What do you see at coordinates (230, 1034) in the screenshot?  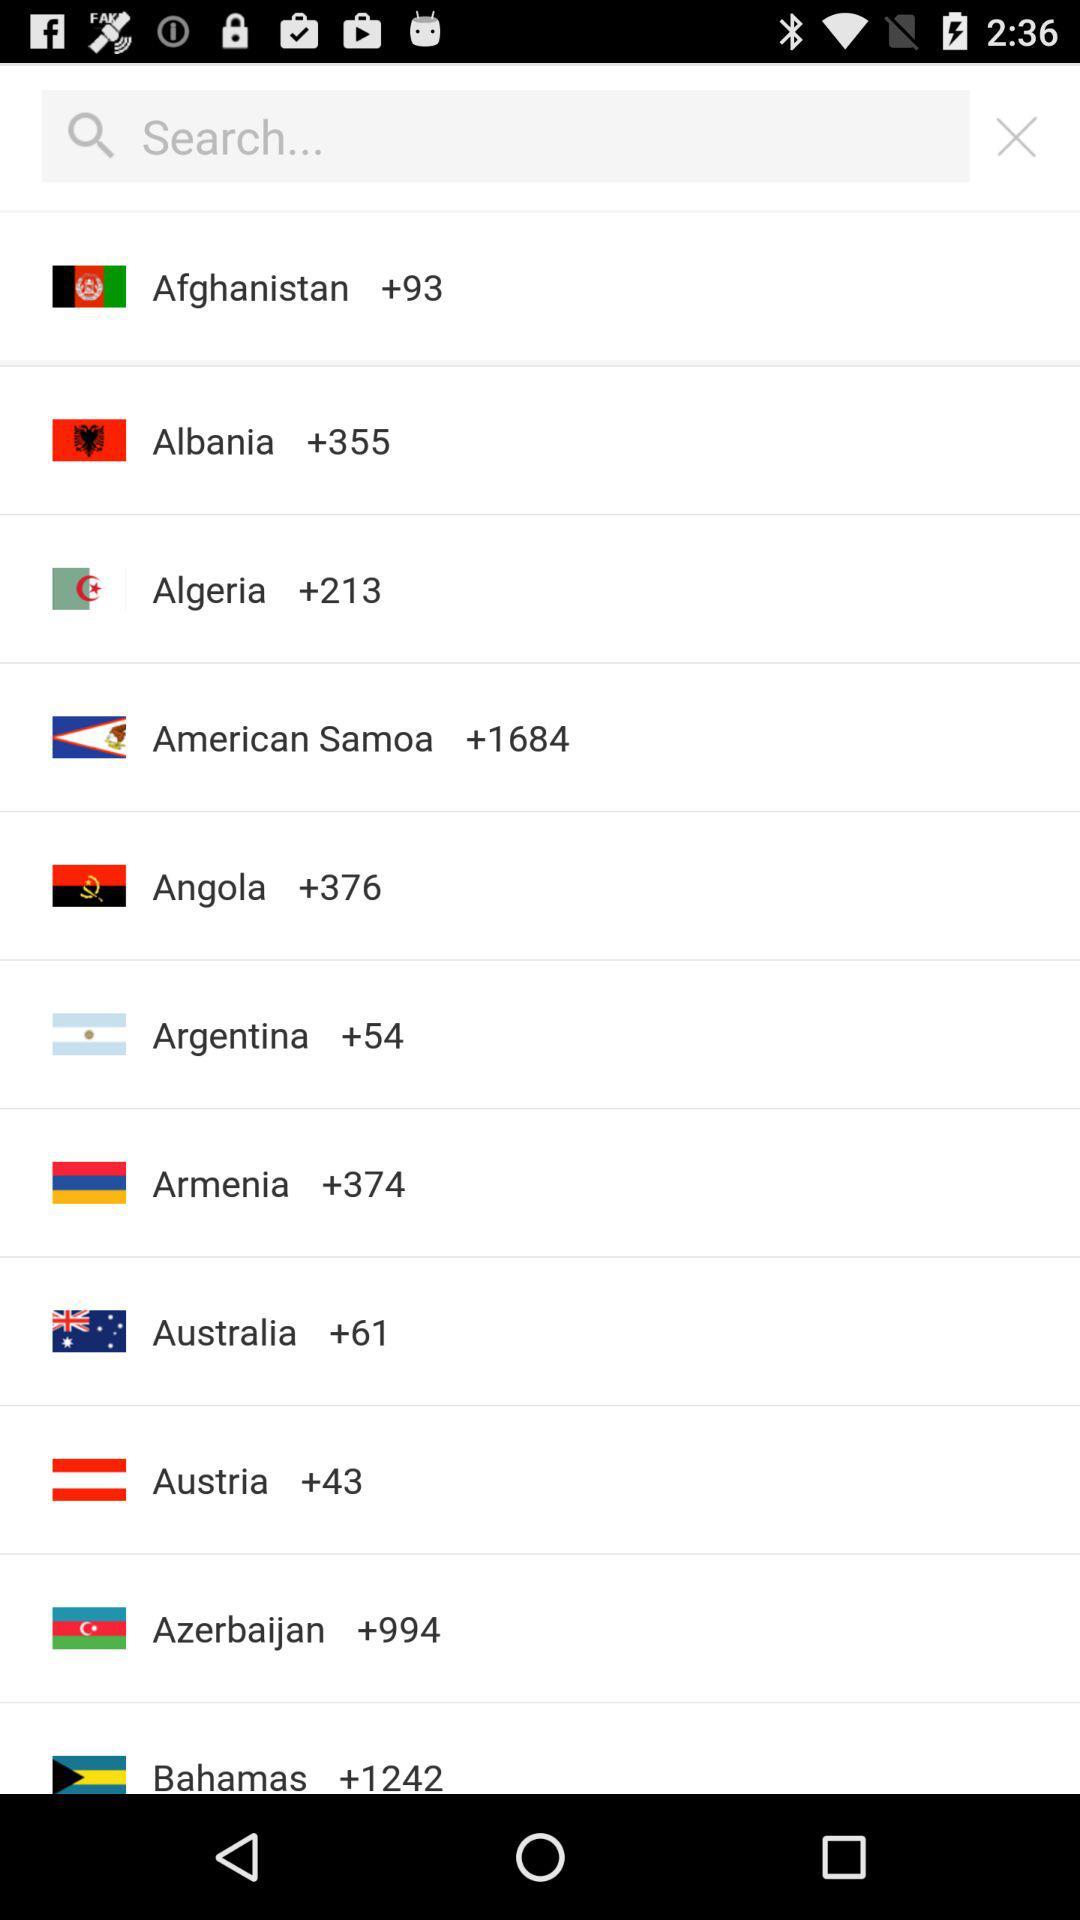 I see `argentina icon` at bounding box center [230, 1034].